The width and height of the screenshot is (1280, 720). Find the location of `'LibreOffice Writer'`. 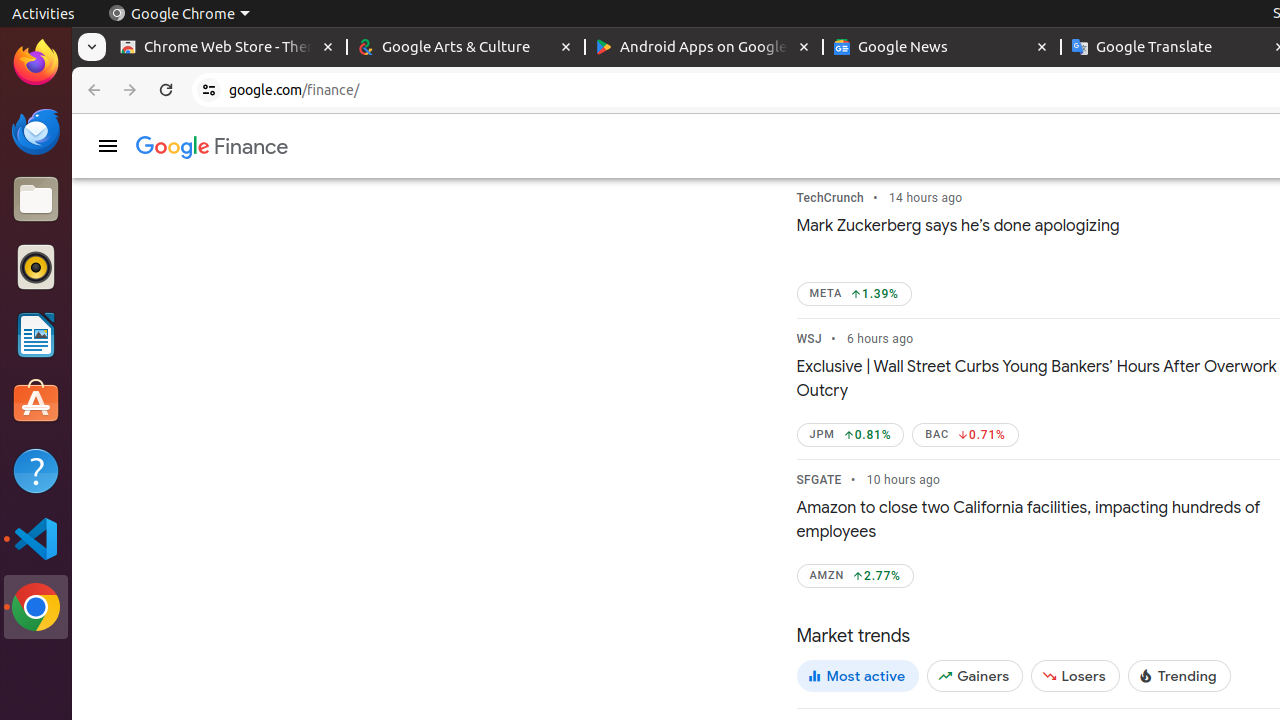

'LibreOffice Writer' is located at coordinates (35, 334).